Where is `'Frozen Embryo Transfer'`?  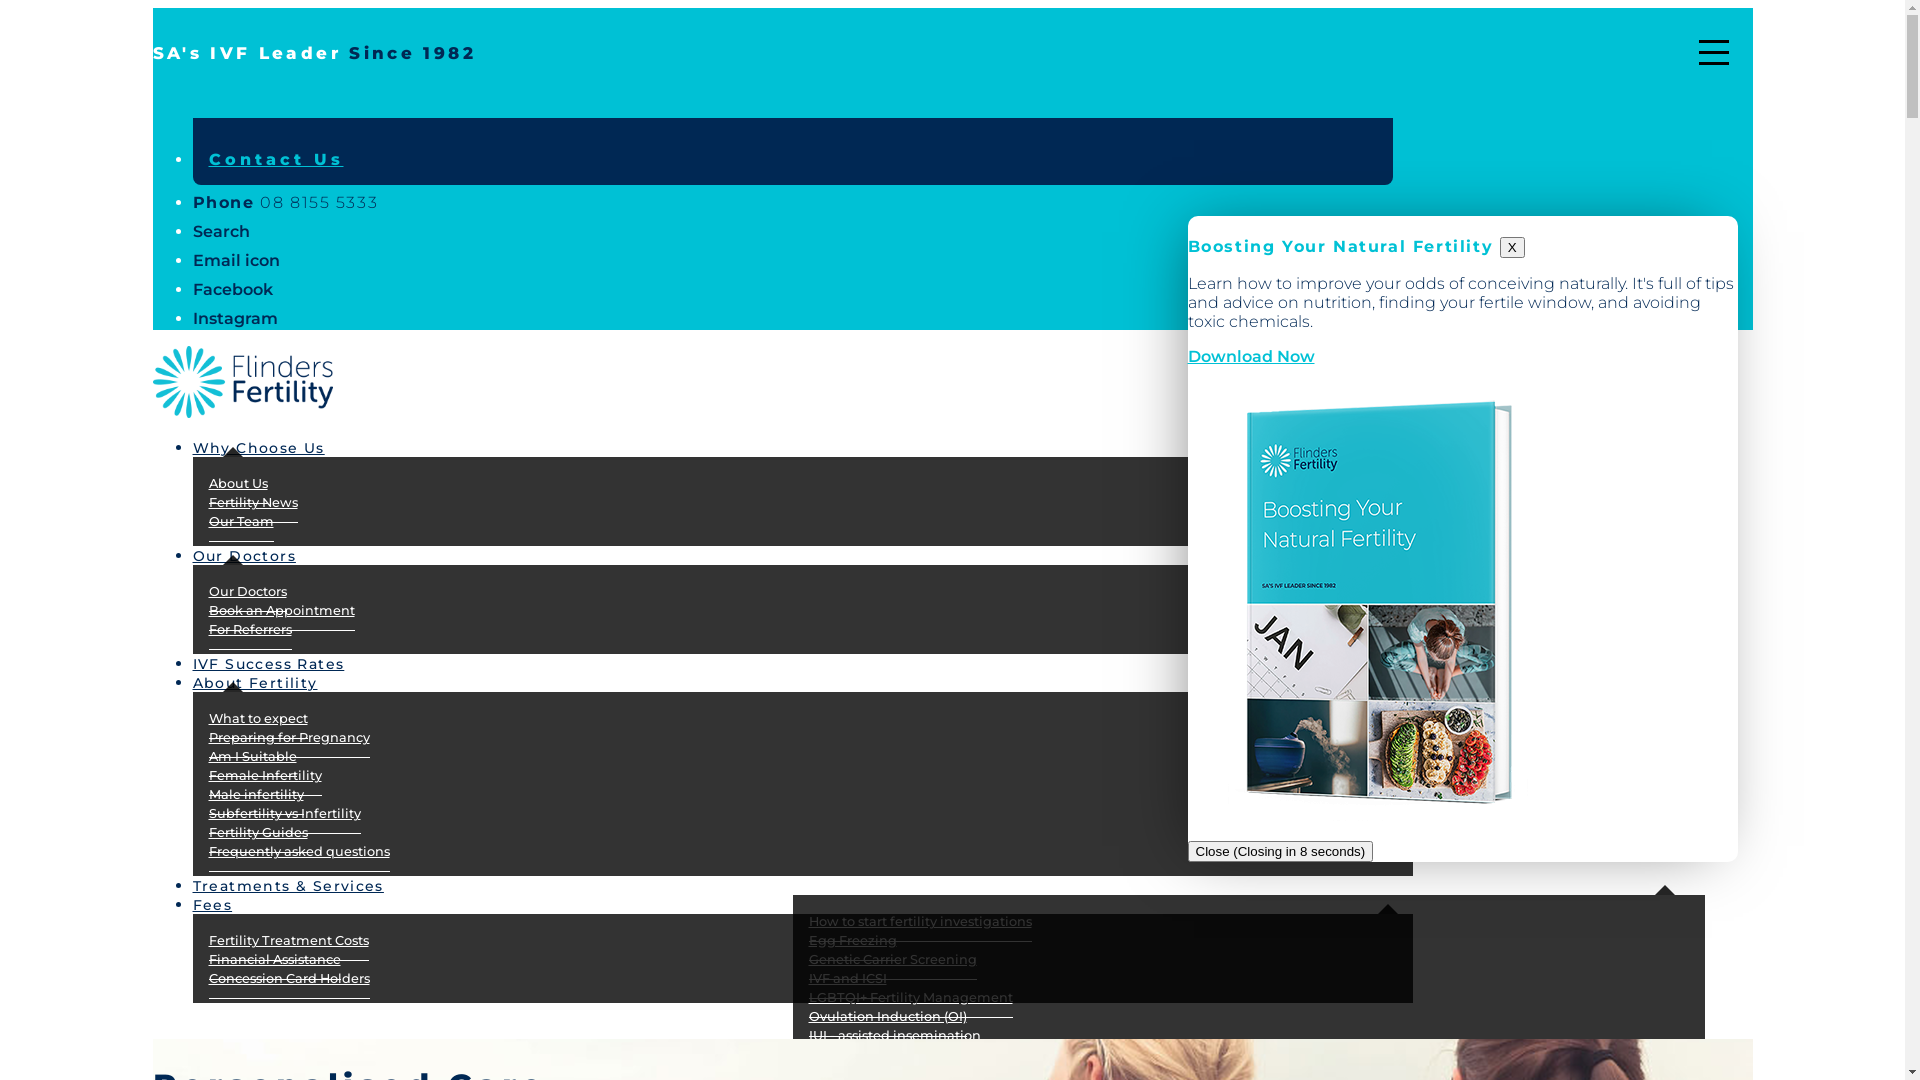
'Frozen Embryo Transfer' is located at coordinates (807, 1054).